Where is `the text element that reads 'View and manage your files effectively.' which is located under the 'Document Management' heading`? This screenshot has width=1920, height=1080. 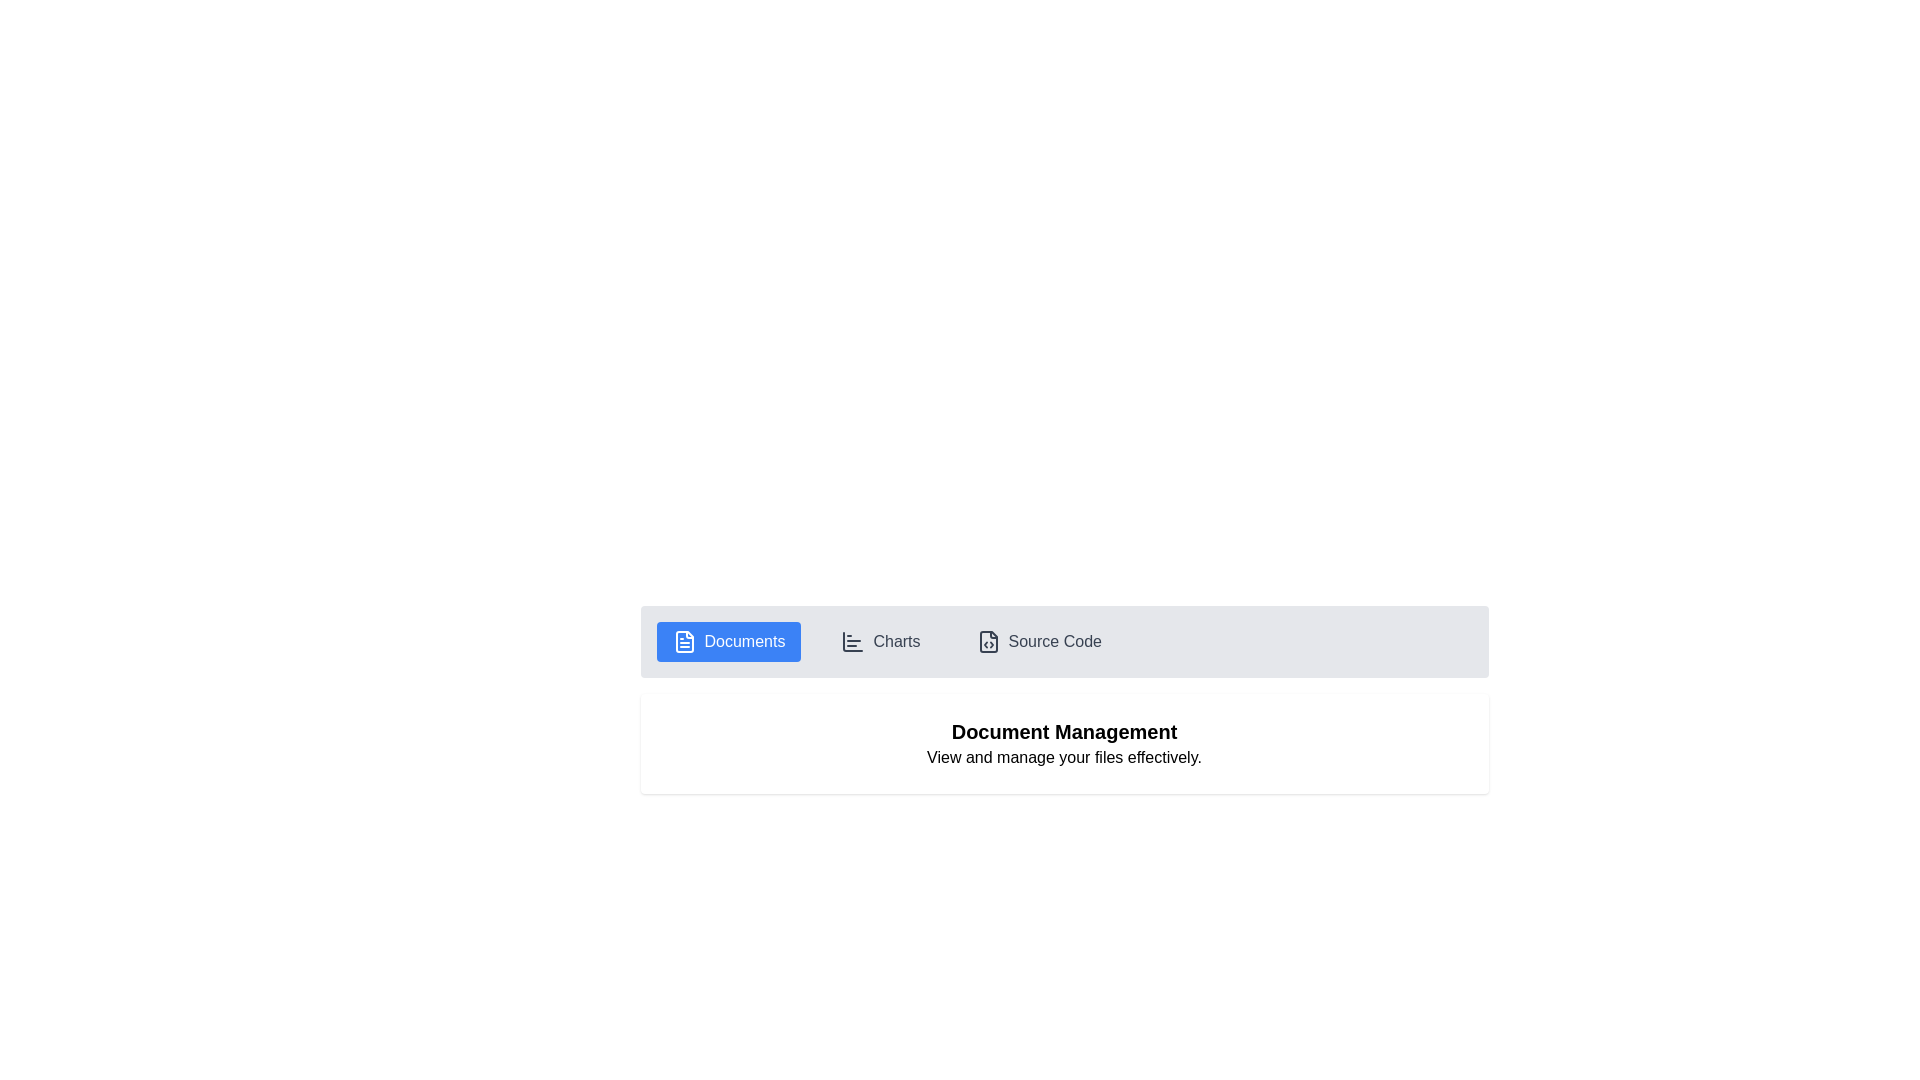
the text element that reads 'View and manage your files effectively.' which is located under the 'Document Management' heading is located at coordinates (1063, 758).